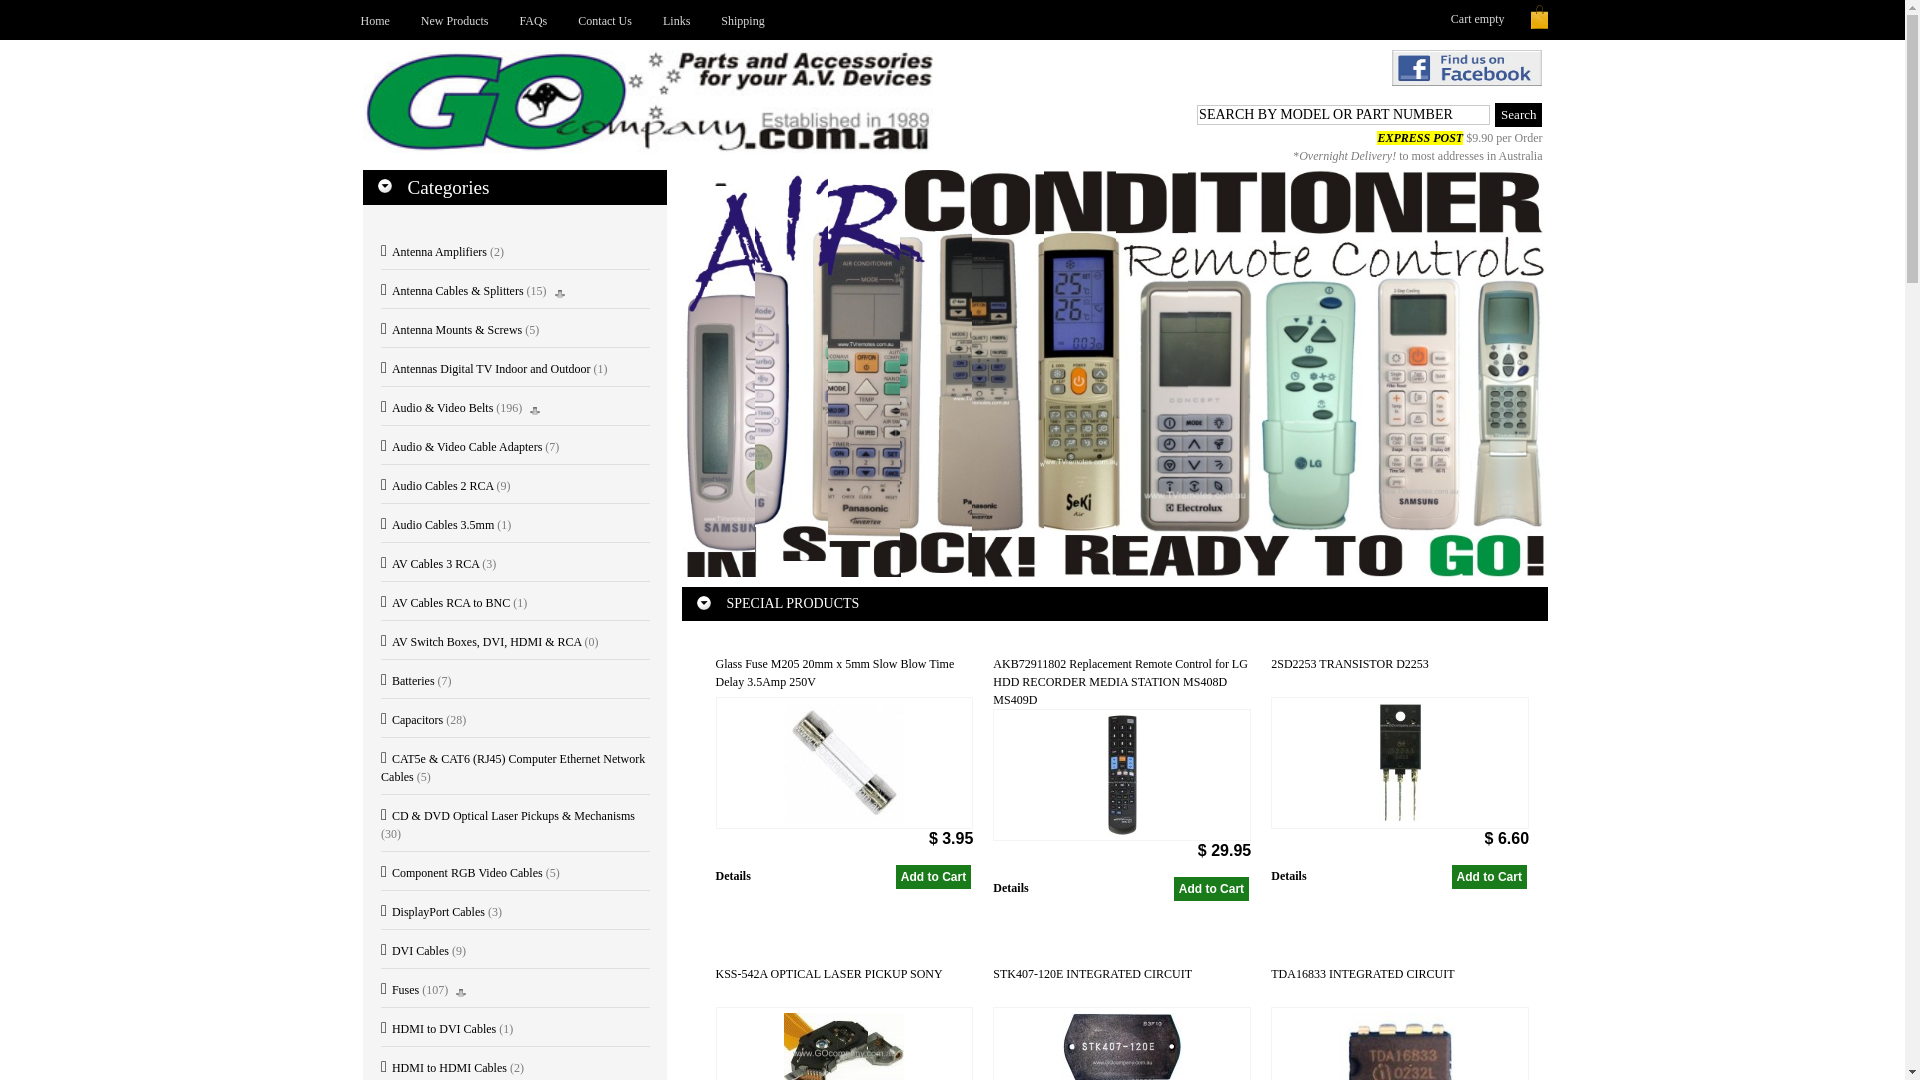  What do you see at coordinates (444, 601) in the screenshot?
I see `'AV Cables RCA to BNC'` at bounding box center [444, 601].